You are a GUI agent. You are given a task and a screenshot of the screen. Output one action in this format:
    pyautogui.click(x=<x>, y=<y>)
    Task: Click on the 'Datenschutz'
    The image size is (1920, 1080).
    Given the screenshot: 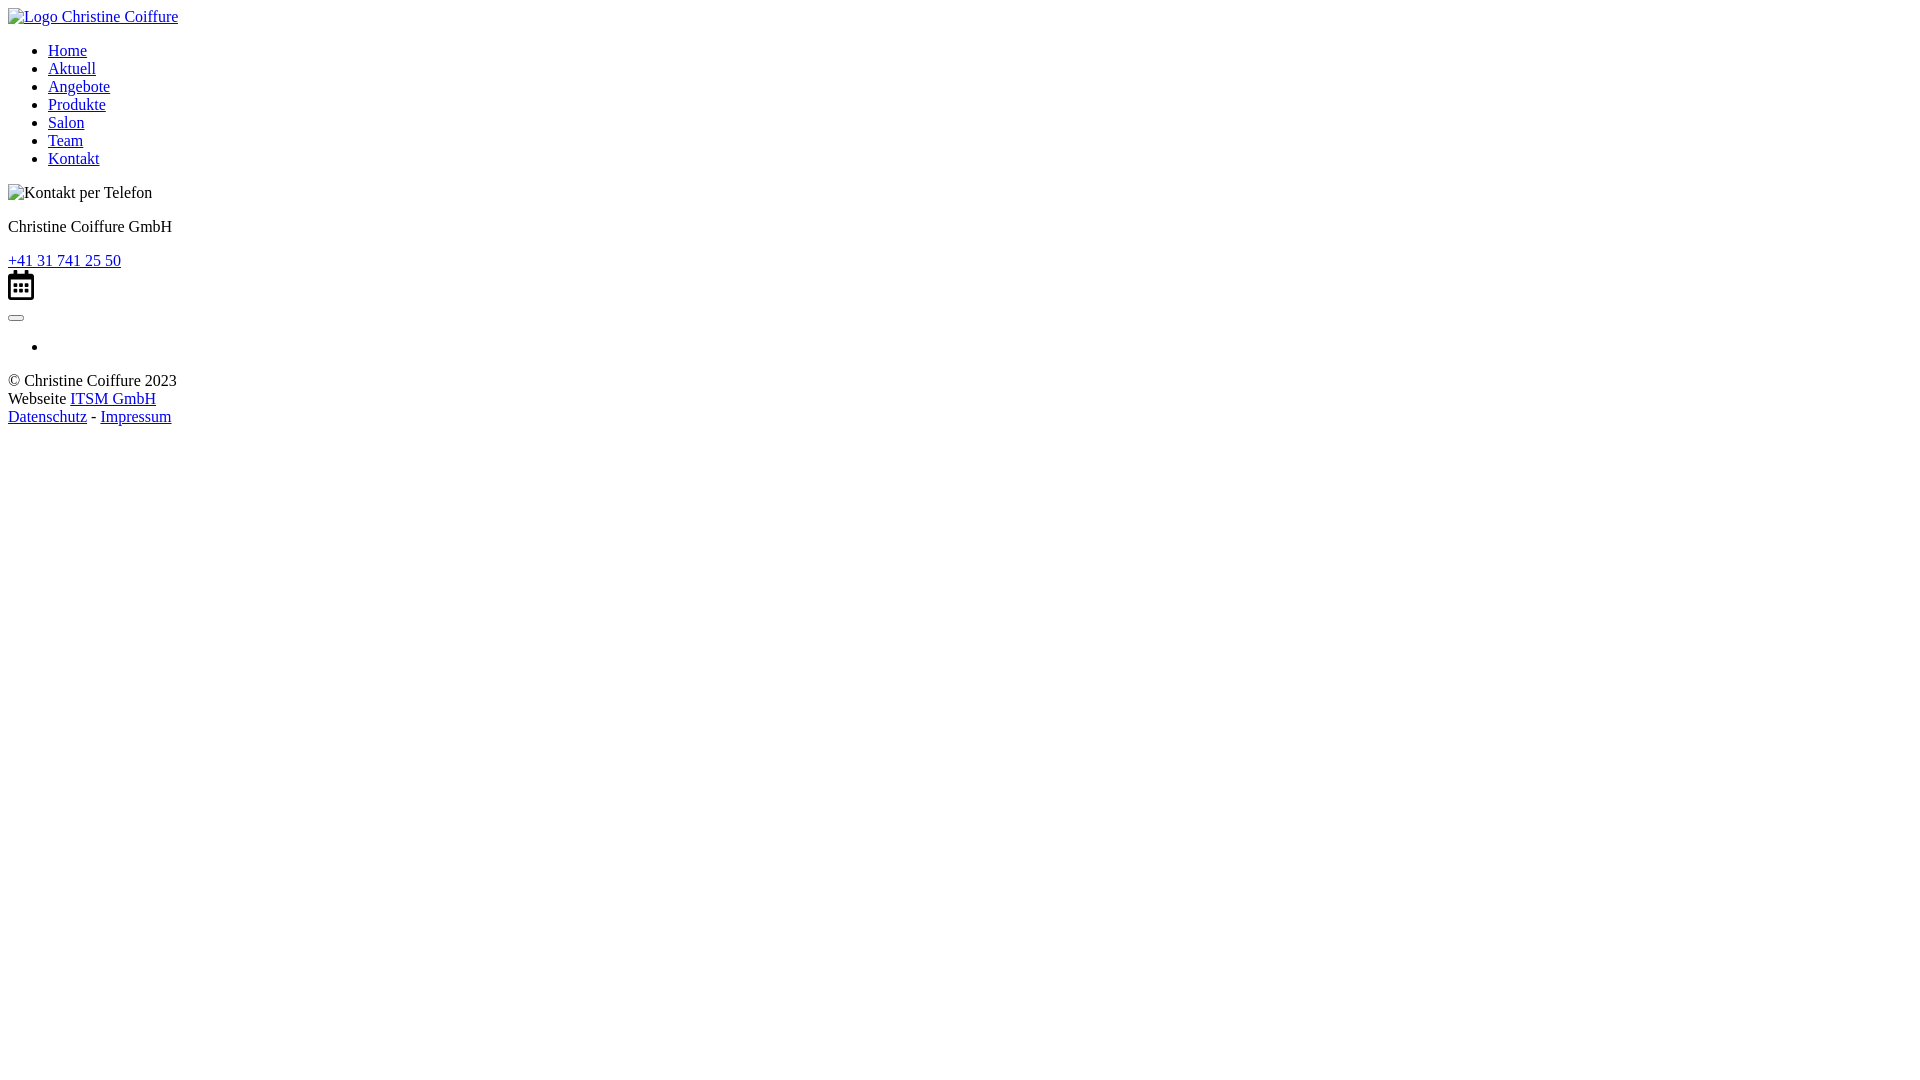 What is the action you would take?
    pyautogui.click(x=47, y=415)
    